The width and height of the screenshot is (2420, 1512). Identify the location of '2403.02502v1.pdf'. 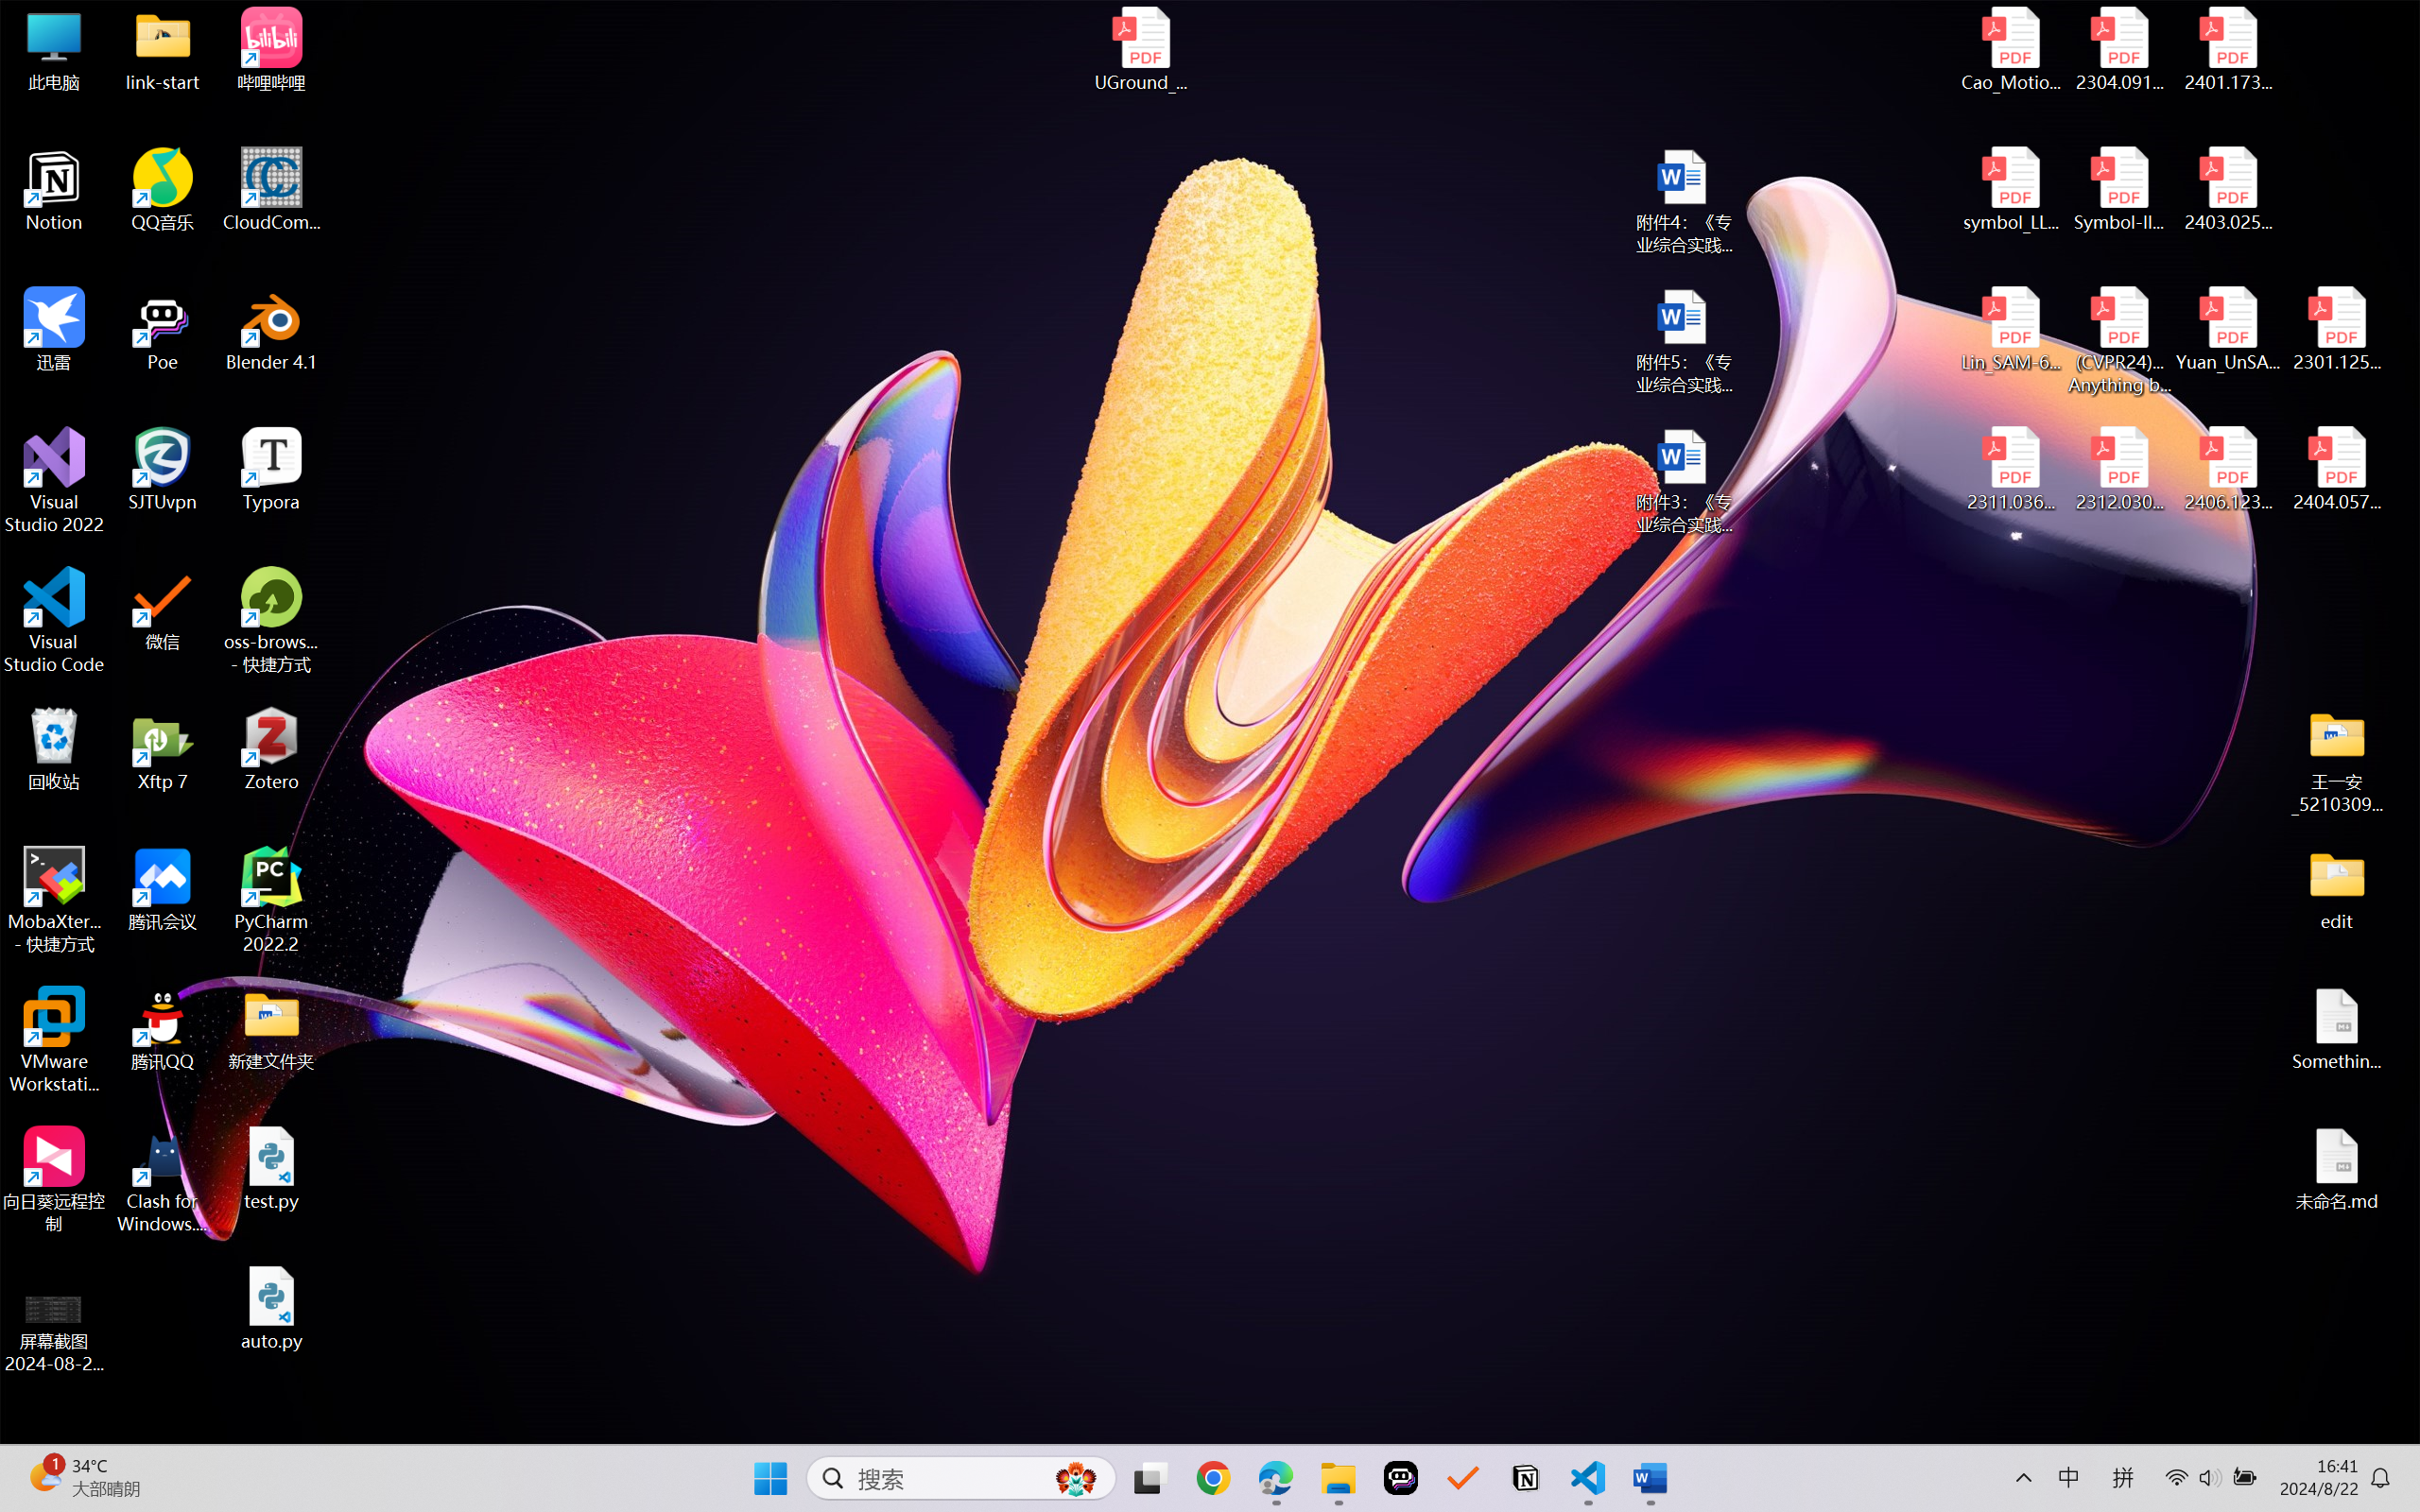
(2226, 190).